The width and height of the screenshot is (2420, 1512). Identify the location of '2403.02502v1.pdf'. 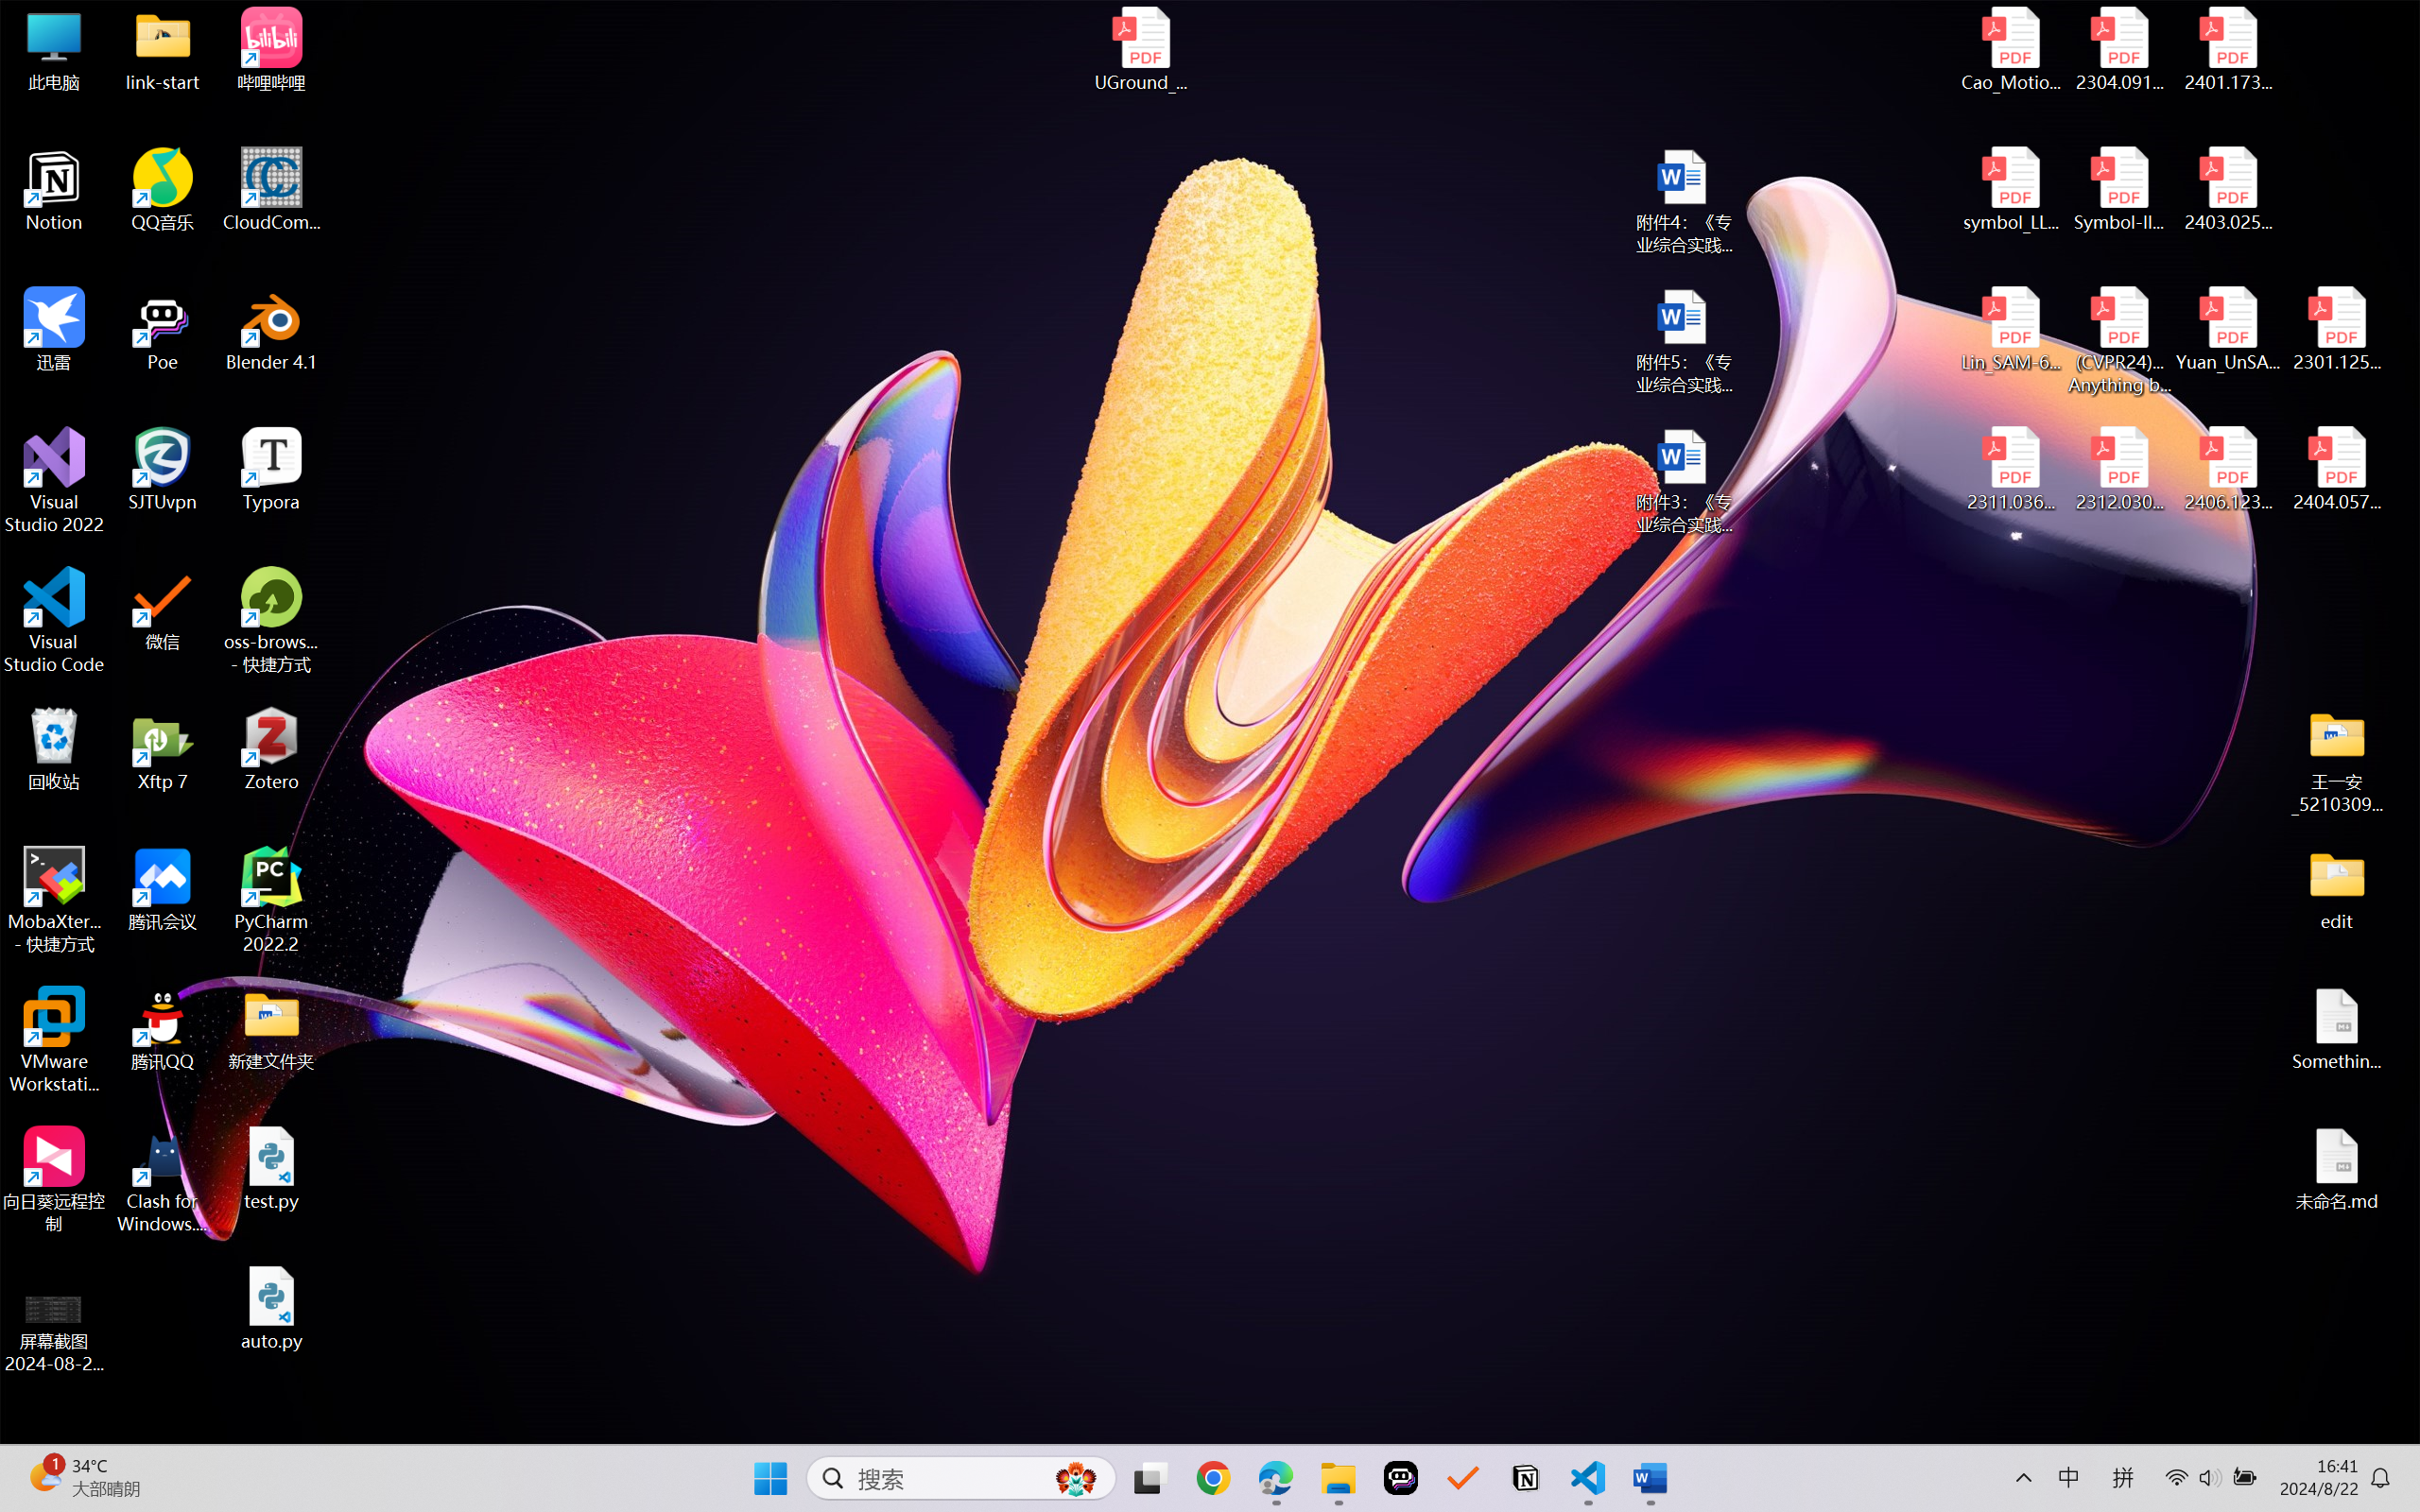
(2226, 190).